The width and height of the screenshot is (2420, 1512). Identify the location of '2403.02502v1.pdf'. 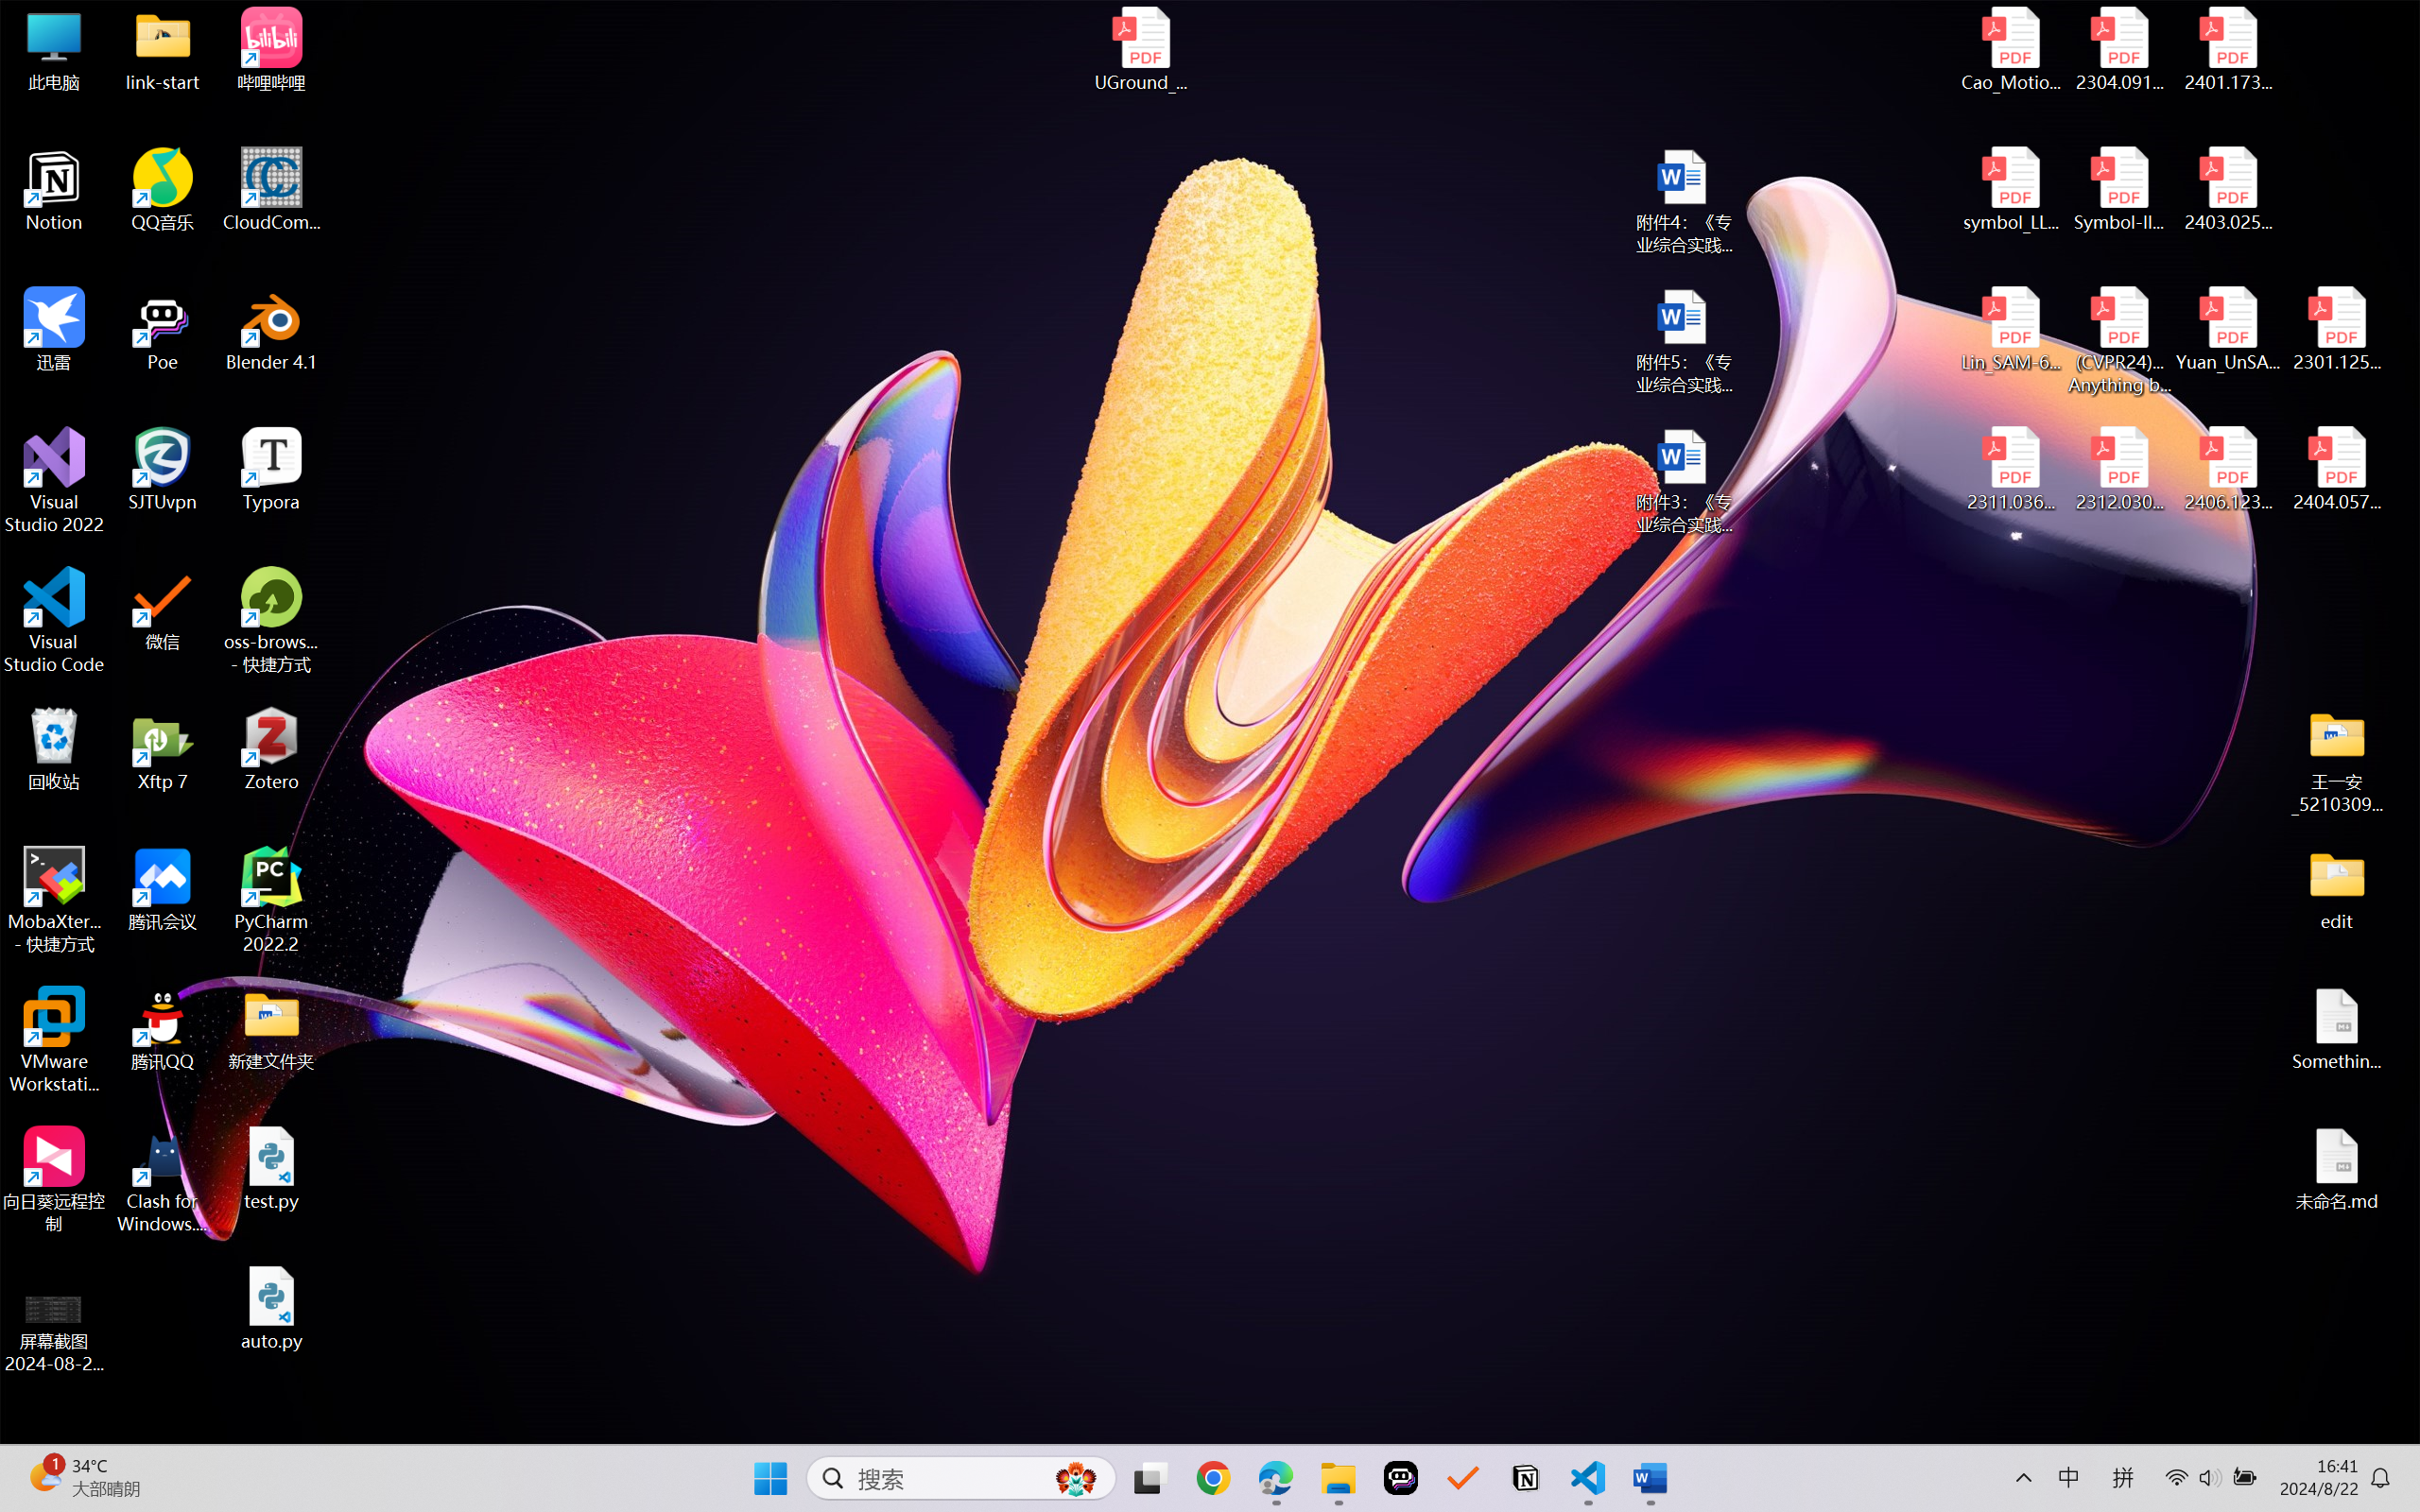
(2226, 190).